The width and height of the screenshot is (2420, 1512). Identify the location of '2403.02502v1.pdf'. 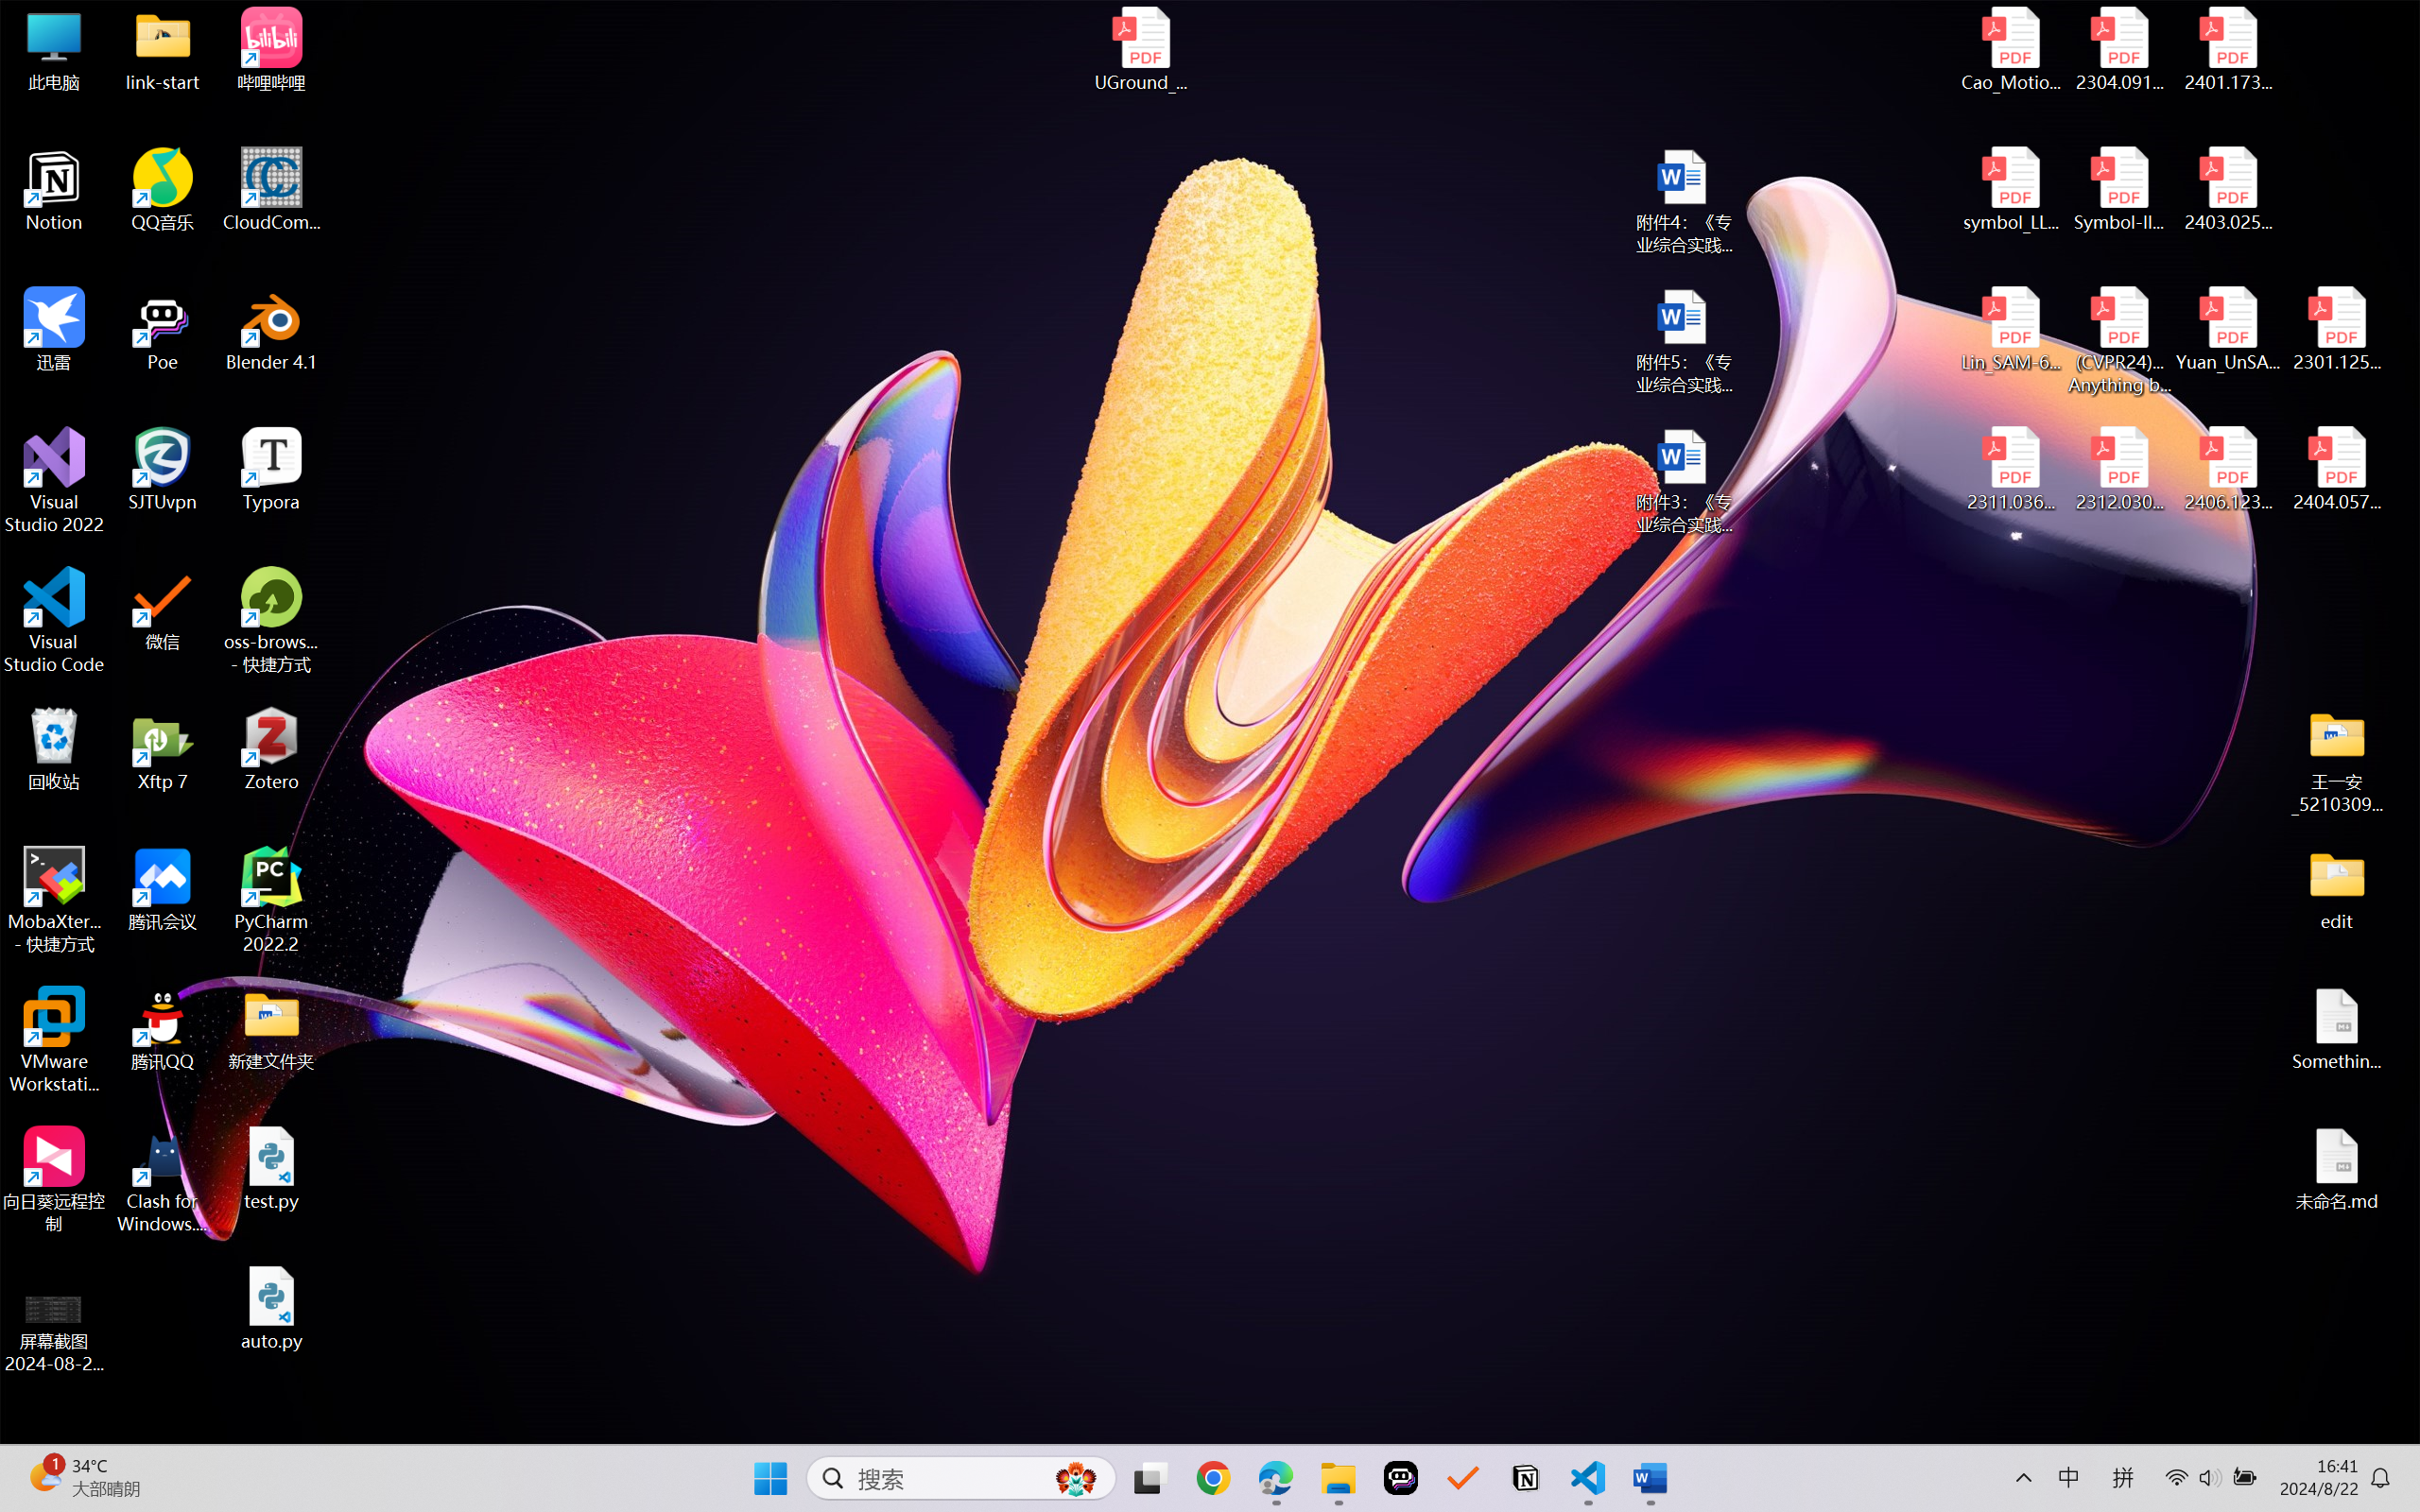
(2226, 190).